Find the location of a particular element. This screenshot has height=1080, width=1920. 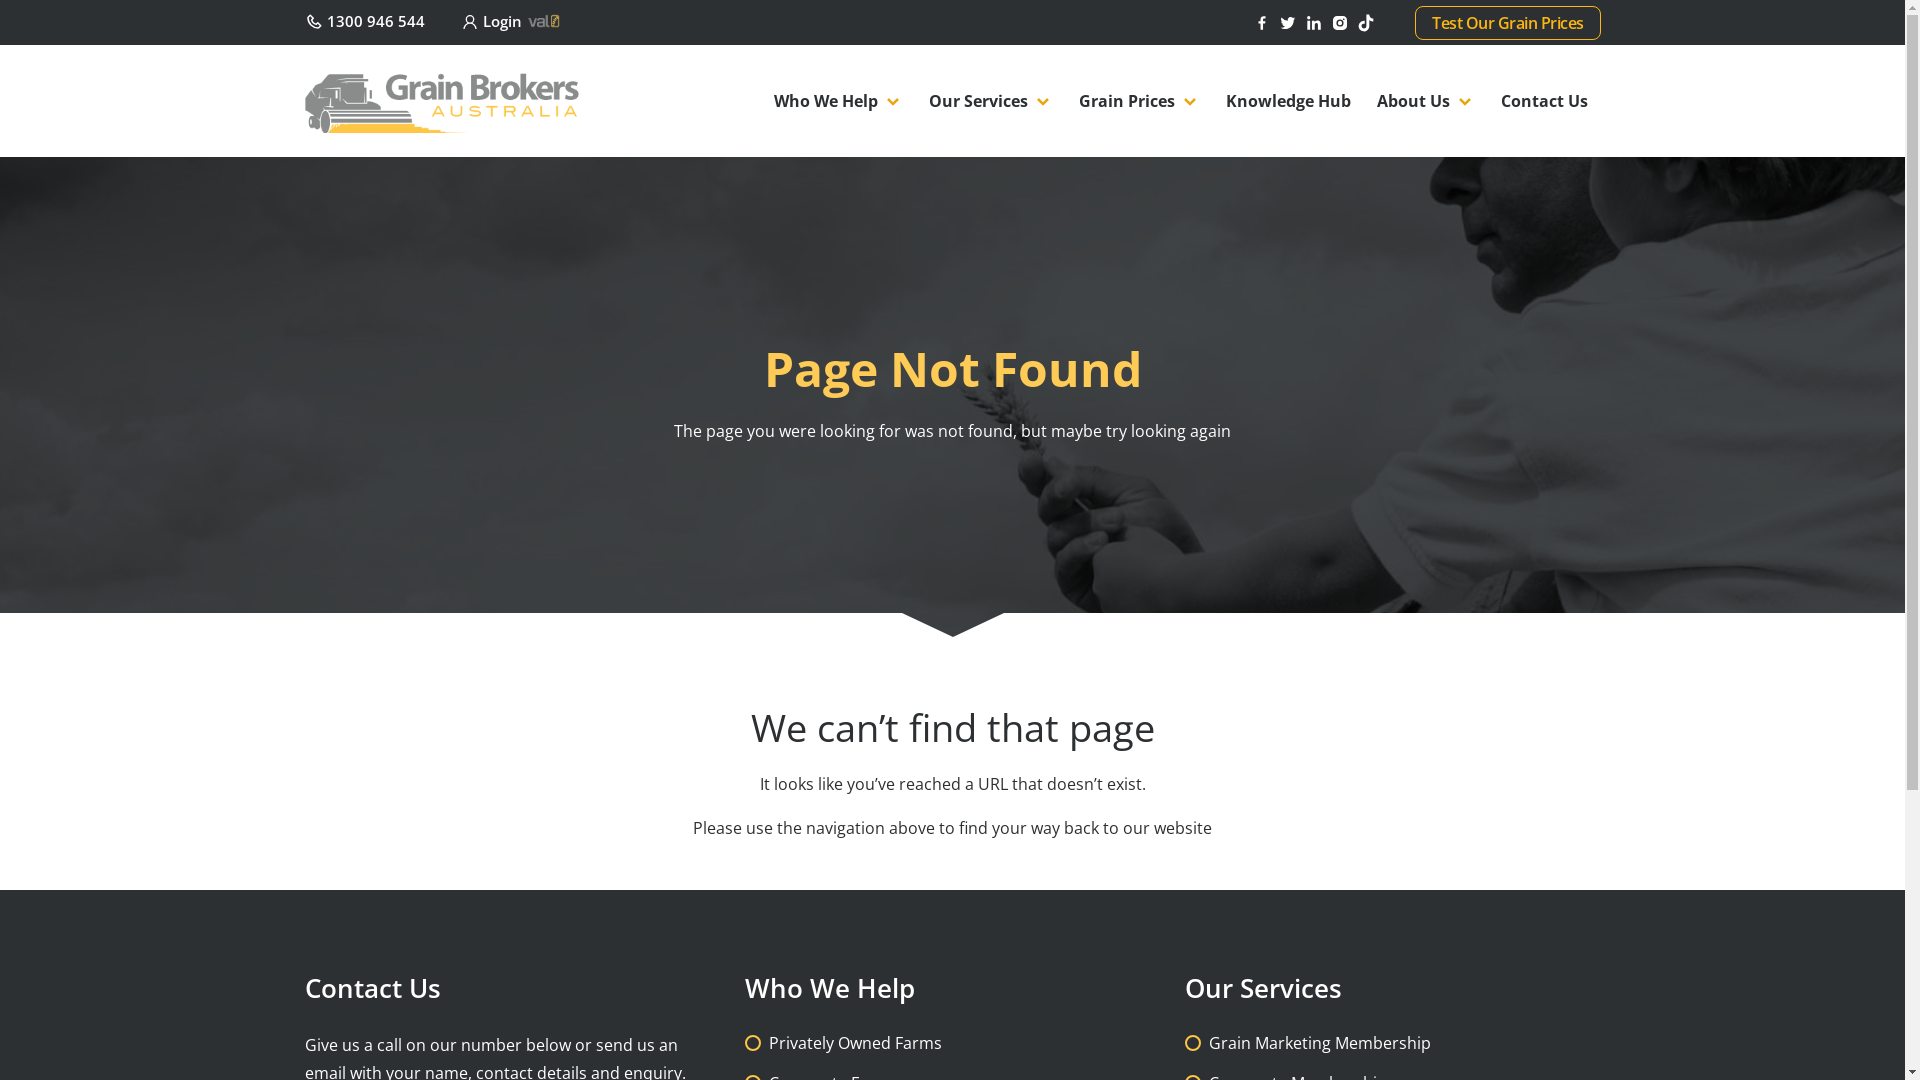

'LinkedIn' is located at coordinates (1305, 20).